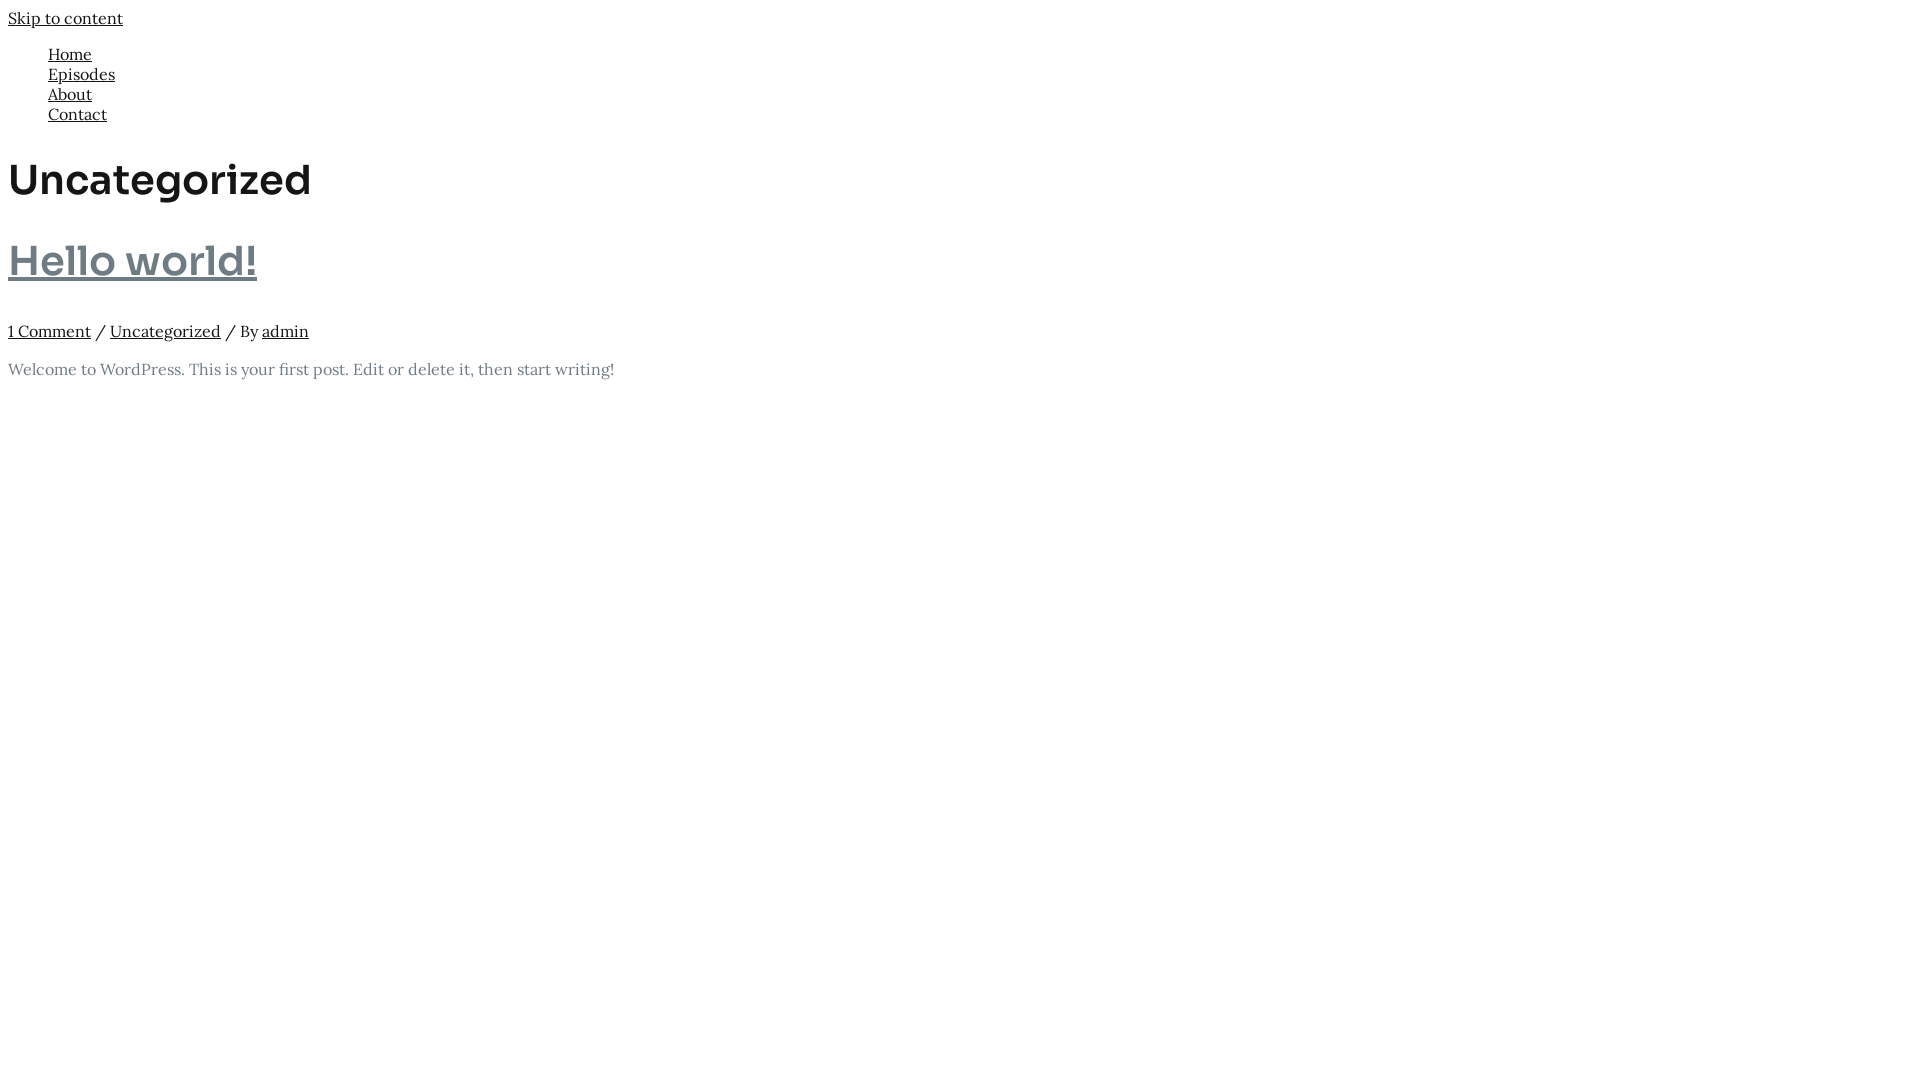  I want to click on '1 Comment', so click(49, 330).